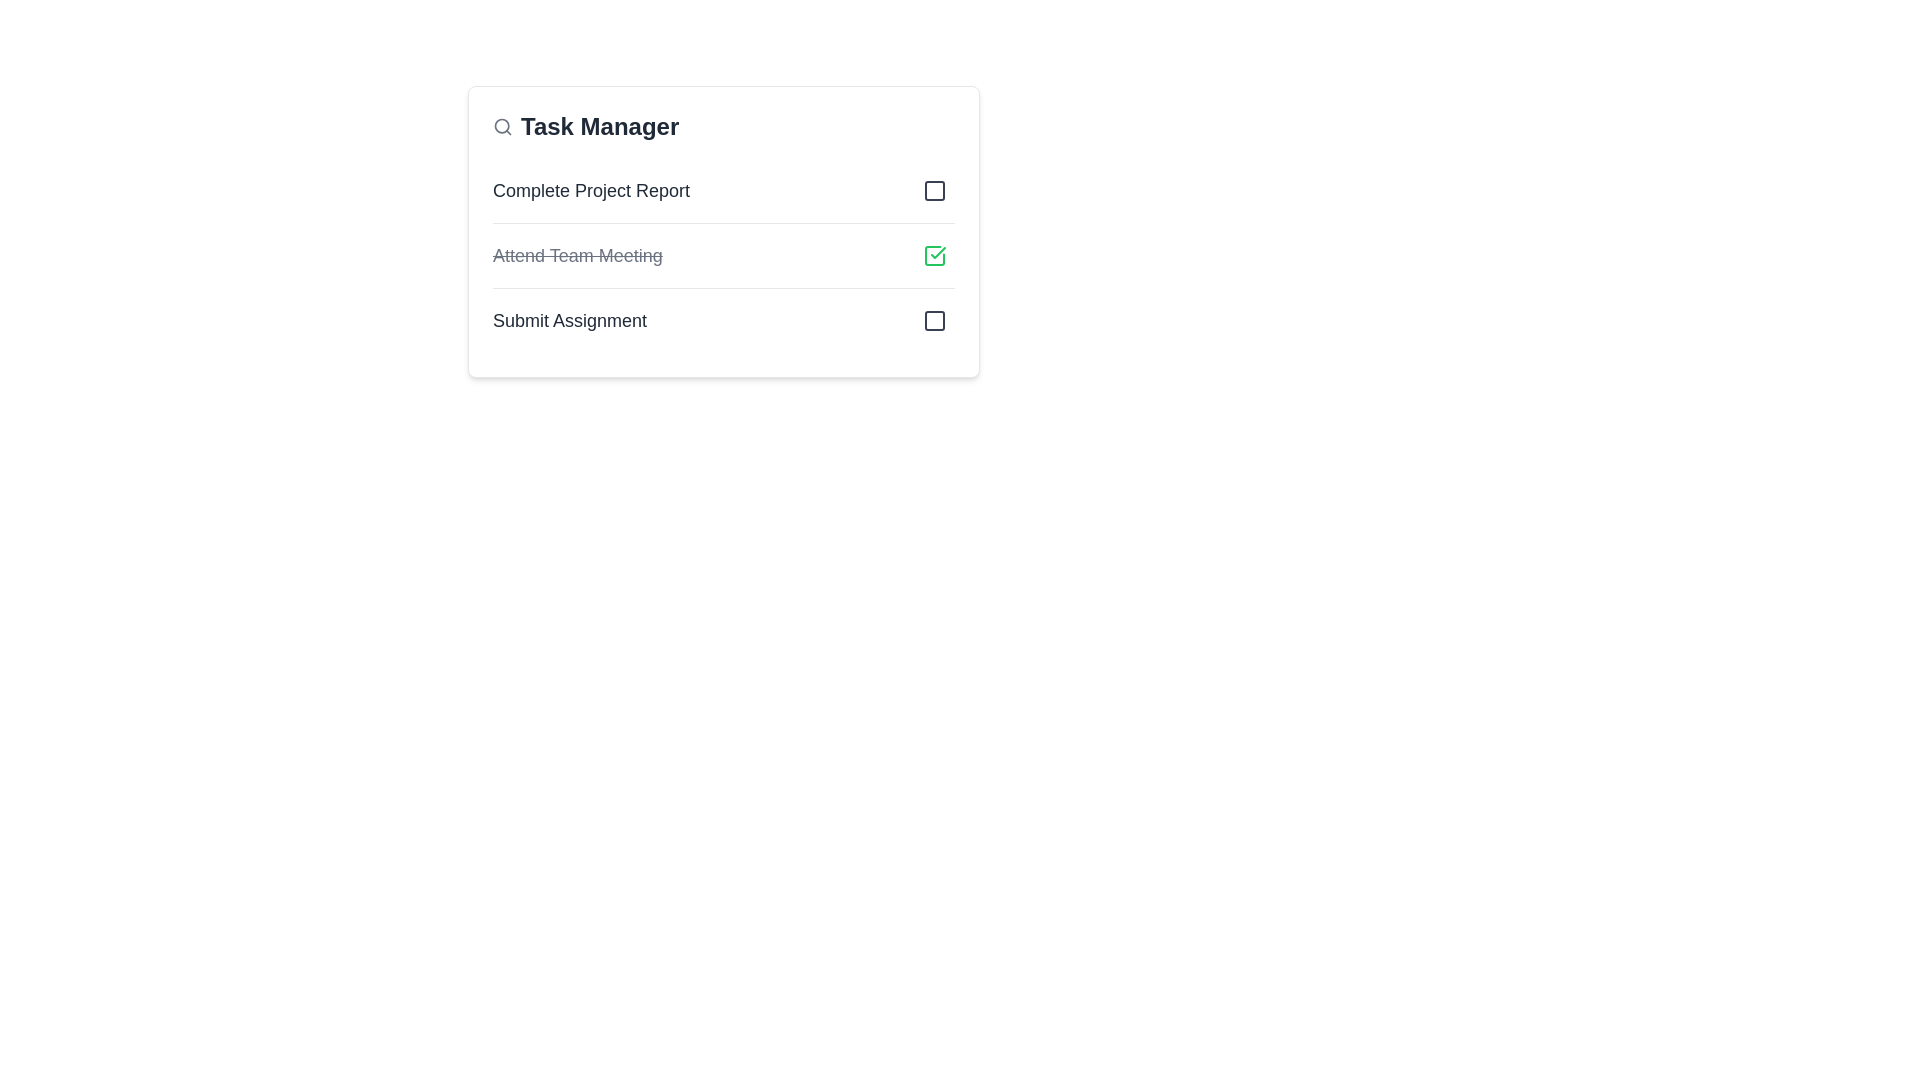 The width and height of the screenshot is (1920, 1080). What do you see at coordinates (934, 319) in the screenshot?
I see `the checkbox for the 'Submit Assignment' task` at bounding box center [934, 319].